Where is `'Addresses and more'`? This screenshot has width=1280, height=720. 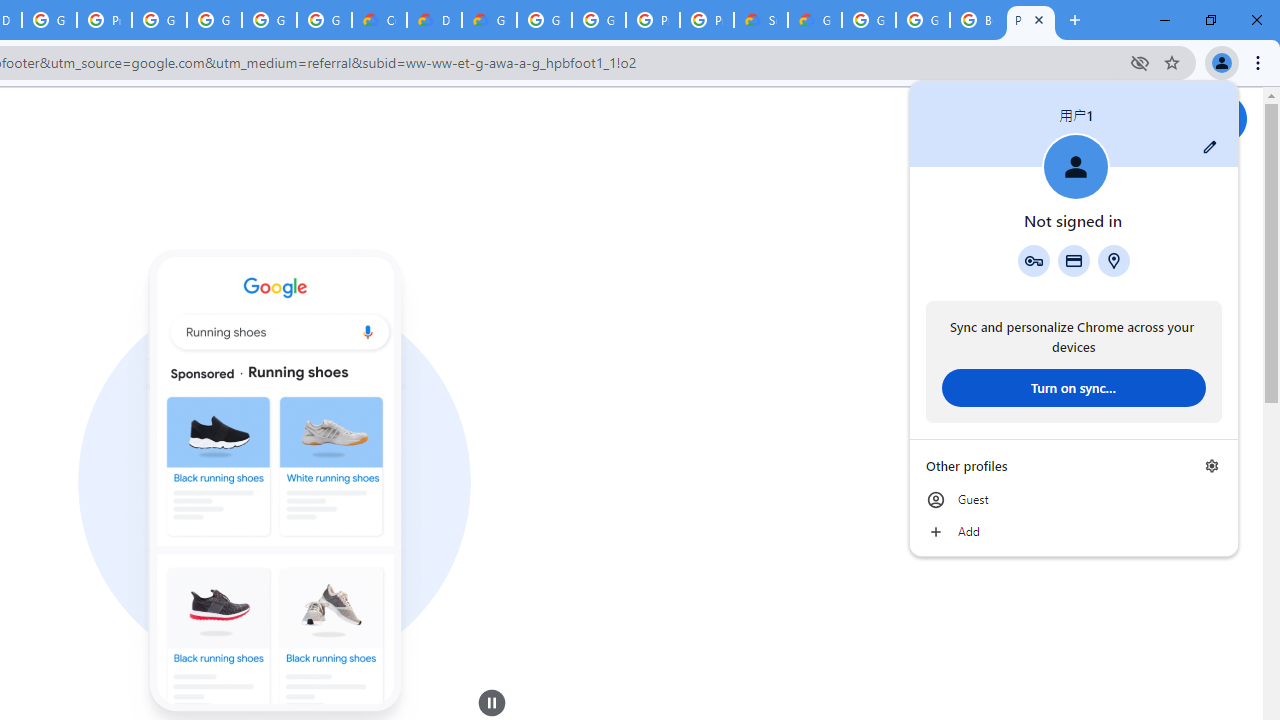
'Addresses and more' is located at coordinates (1113, 260).